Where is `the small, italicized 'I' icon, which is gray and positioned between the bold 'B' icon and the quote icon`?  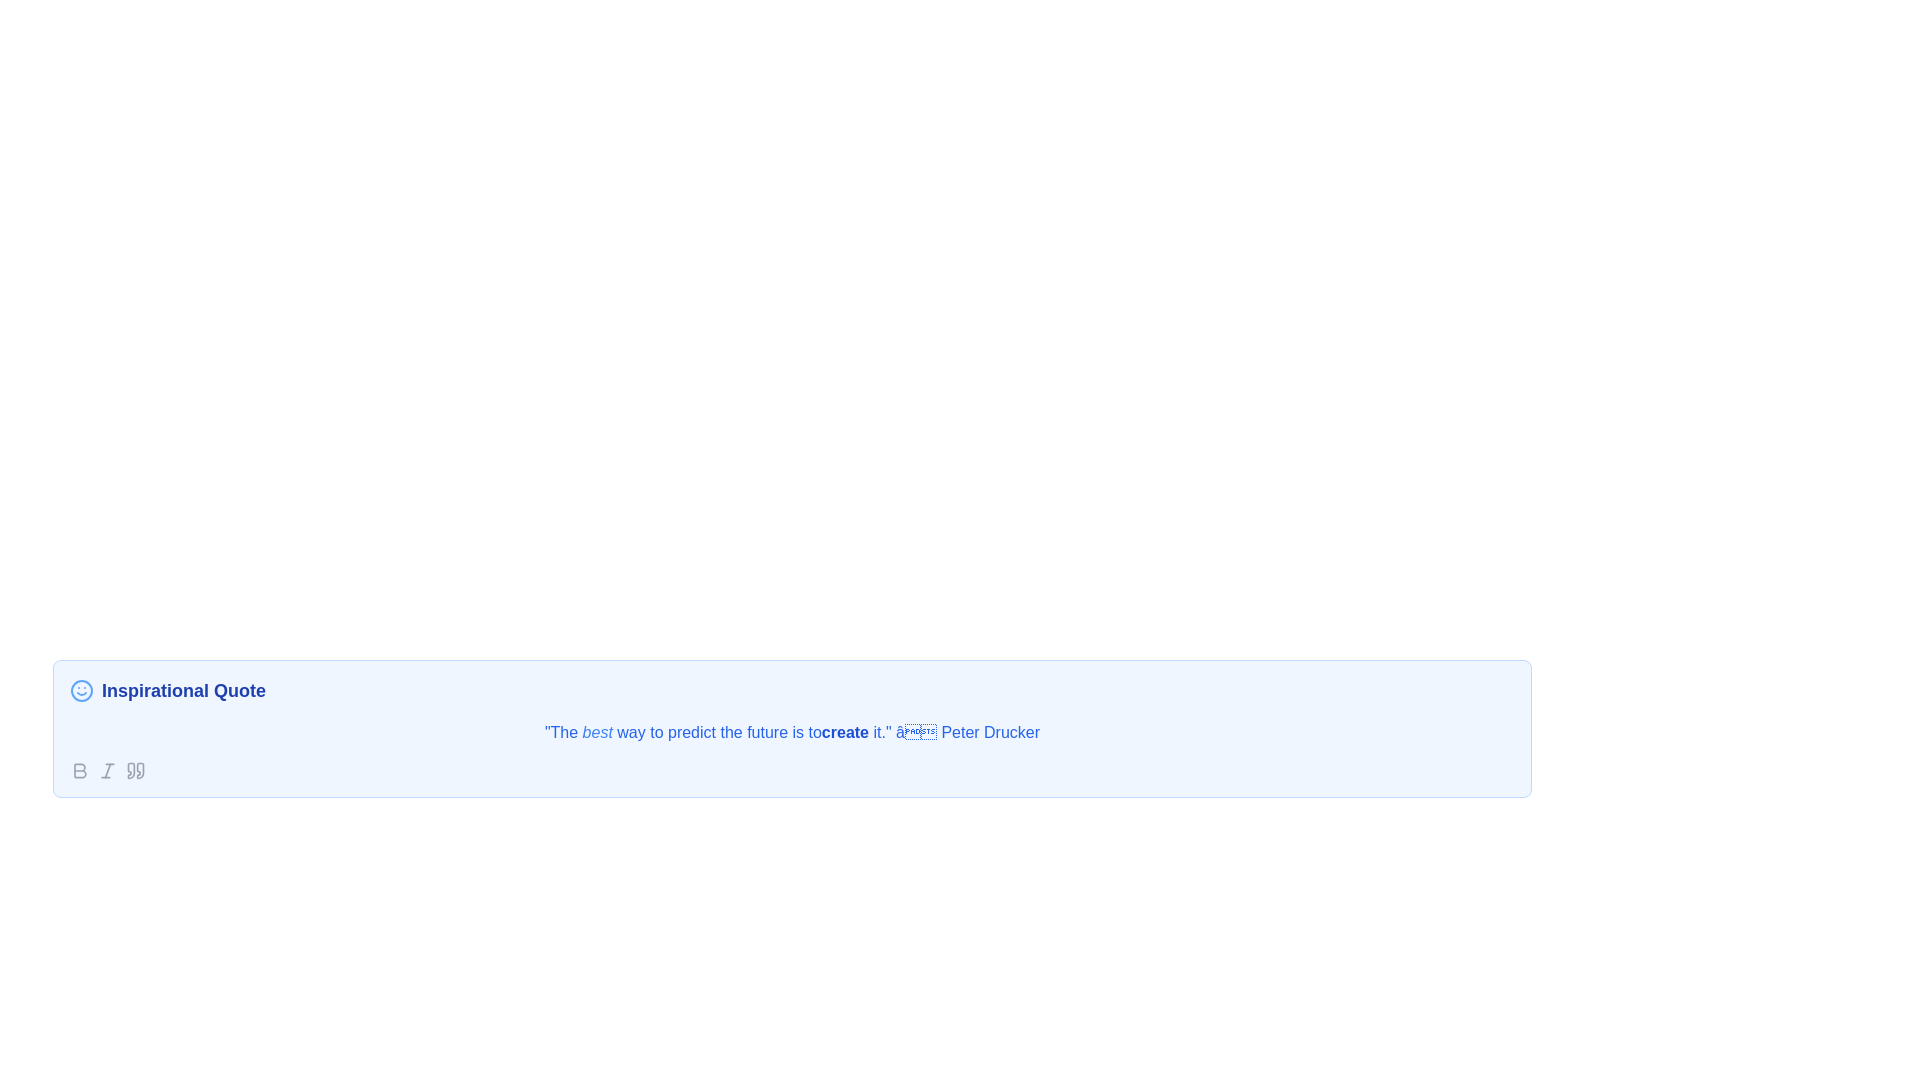
the small, italicized 'I' icon, which is gray and positioned between the bold 'B' icon and the quote icon is located at coordinates (107, 770).